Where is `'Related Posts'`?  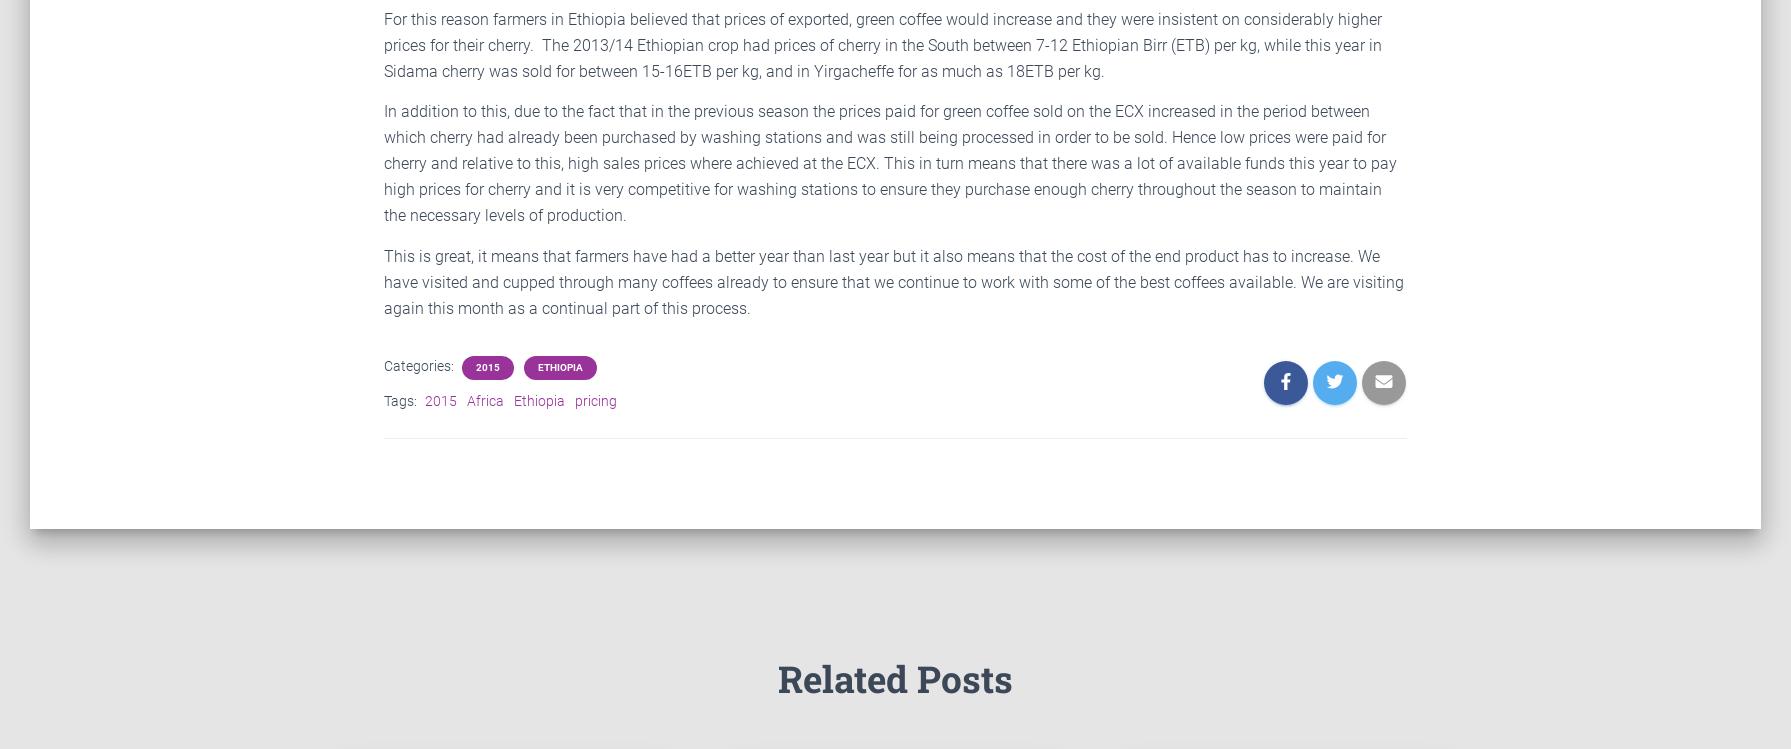 'Related Posts' is located at coordinates (895, 678).